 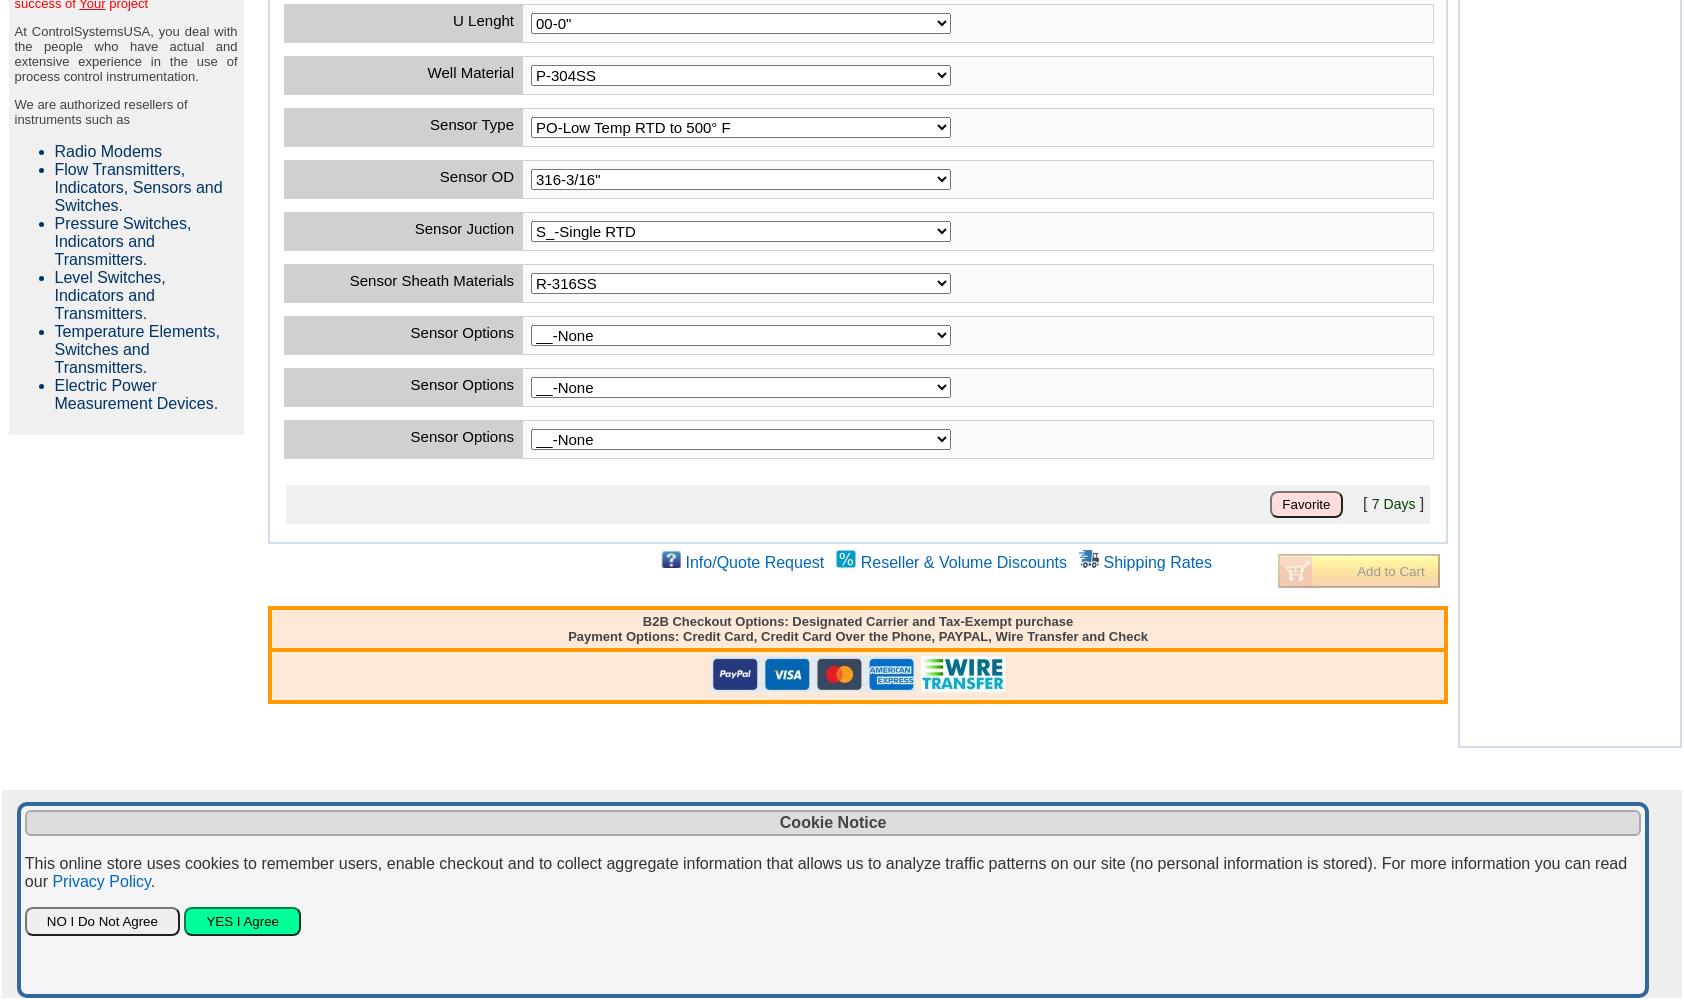 What do you see at coordinates (626, 823) in the screenshot?
I see `'Contact'` at bounding box center [626, 823].